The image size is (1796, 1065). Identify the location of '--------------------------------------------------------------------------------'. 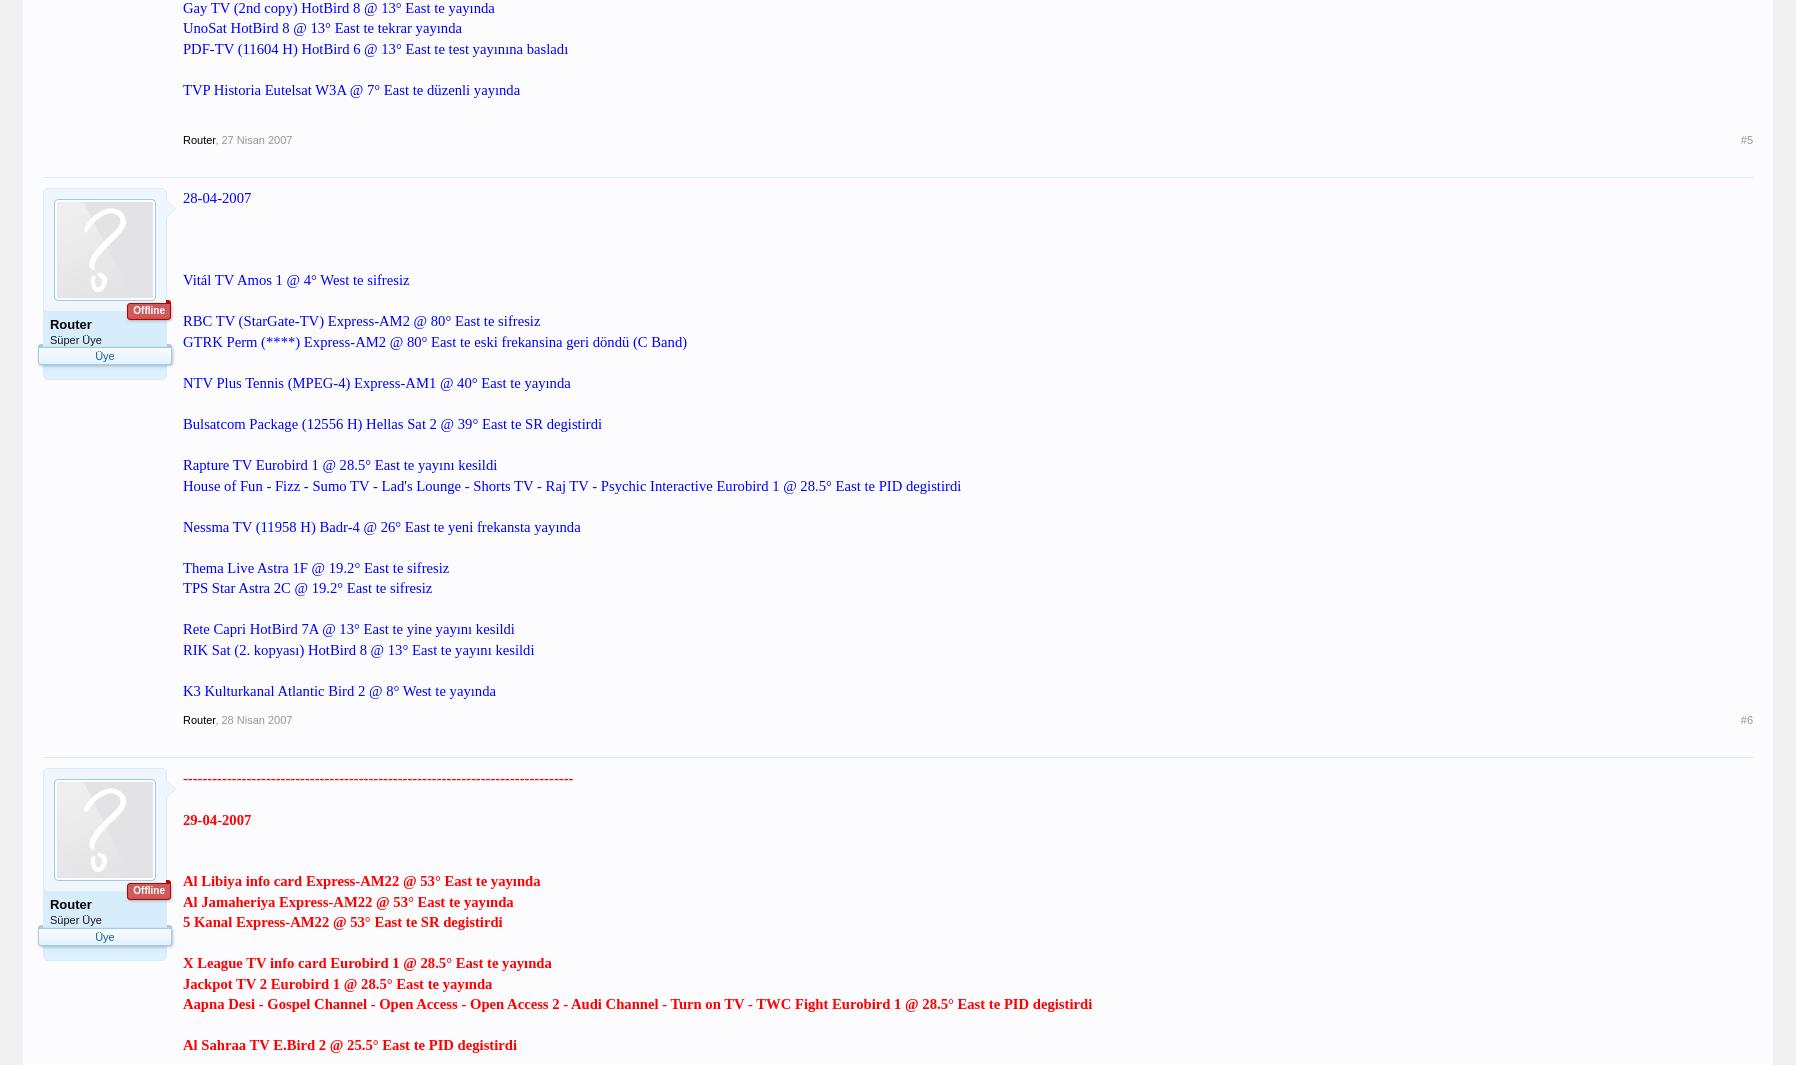
(377, 777).